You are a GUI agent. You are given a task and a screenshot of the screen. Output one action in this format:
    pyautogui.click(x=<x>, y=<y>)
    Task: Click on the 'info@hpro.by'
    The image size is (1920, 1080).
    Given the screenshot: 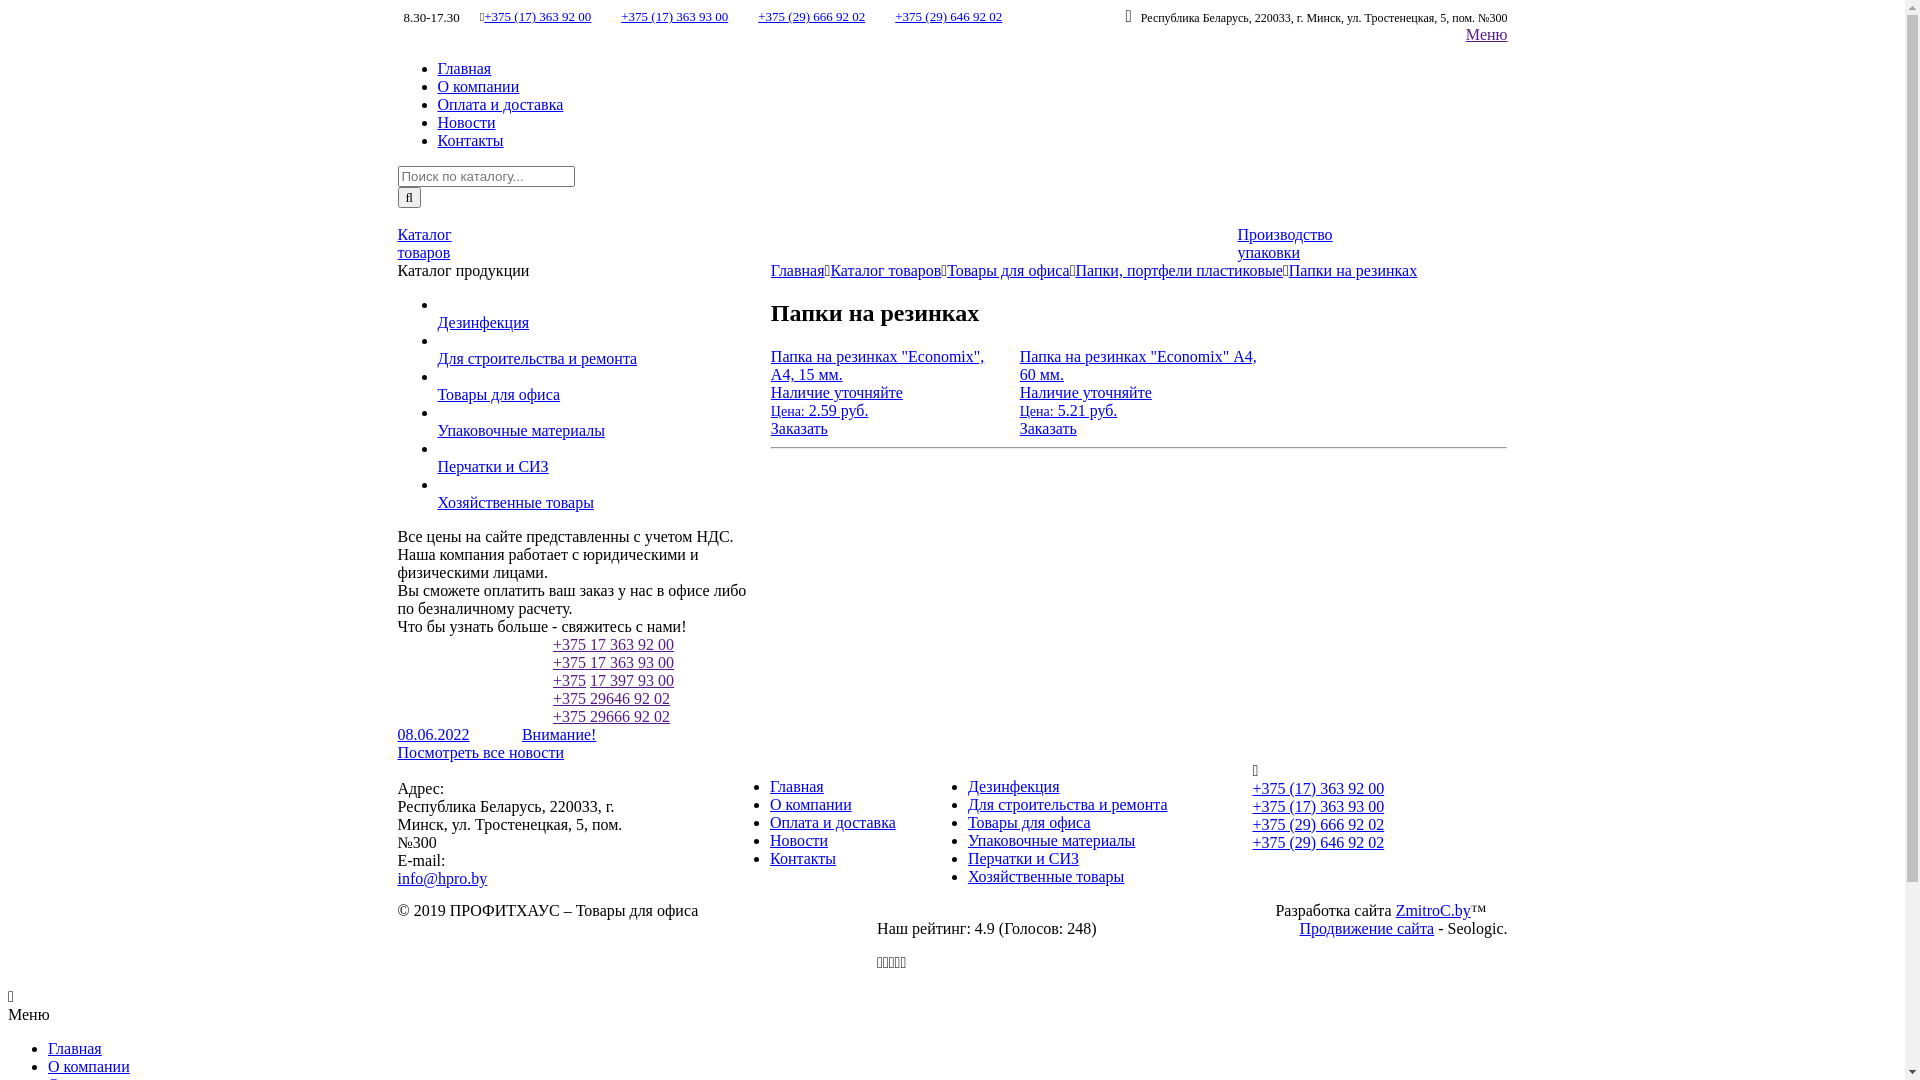 What is the action you would take?
    pyautogui.click(x=441, y=877)
    